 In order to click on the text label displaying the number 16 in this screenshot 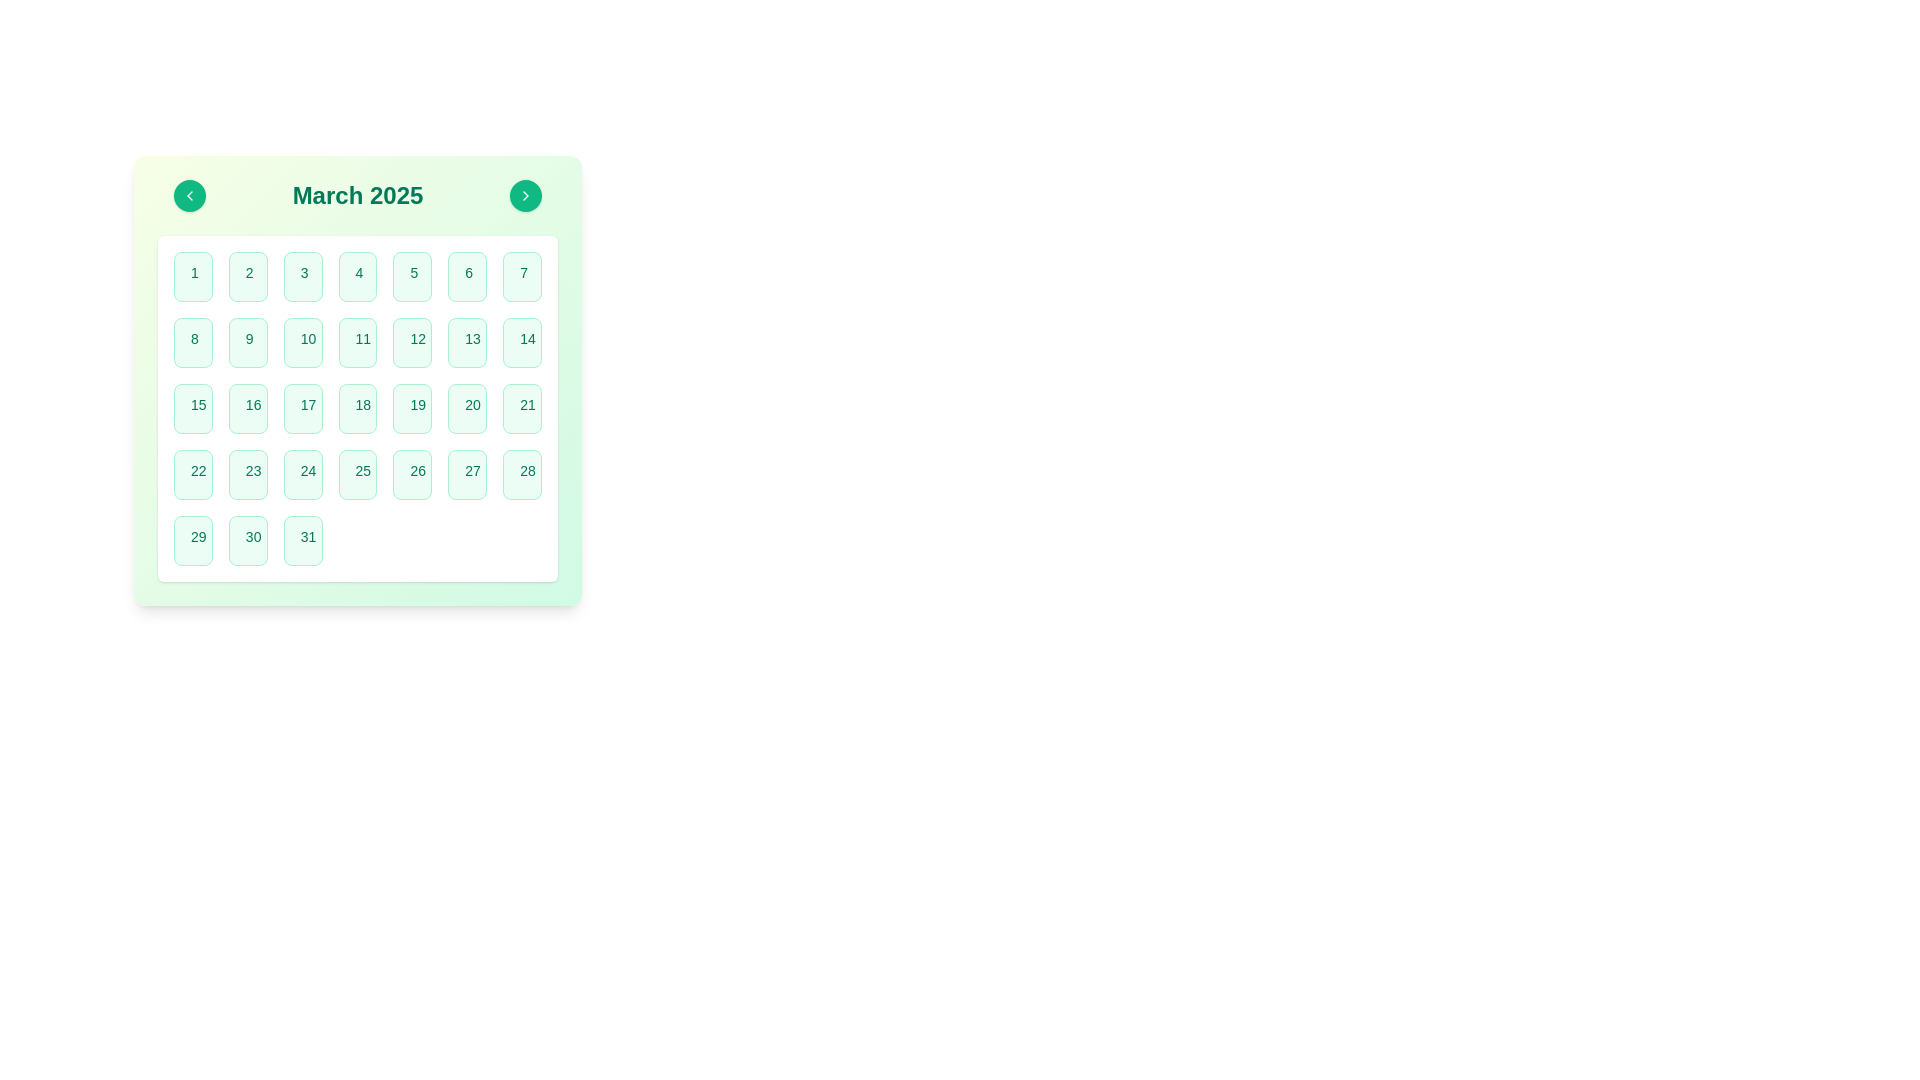, I will do `click(252, 405)`.